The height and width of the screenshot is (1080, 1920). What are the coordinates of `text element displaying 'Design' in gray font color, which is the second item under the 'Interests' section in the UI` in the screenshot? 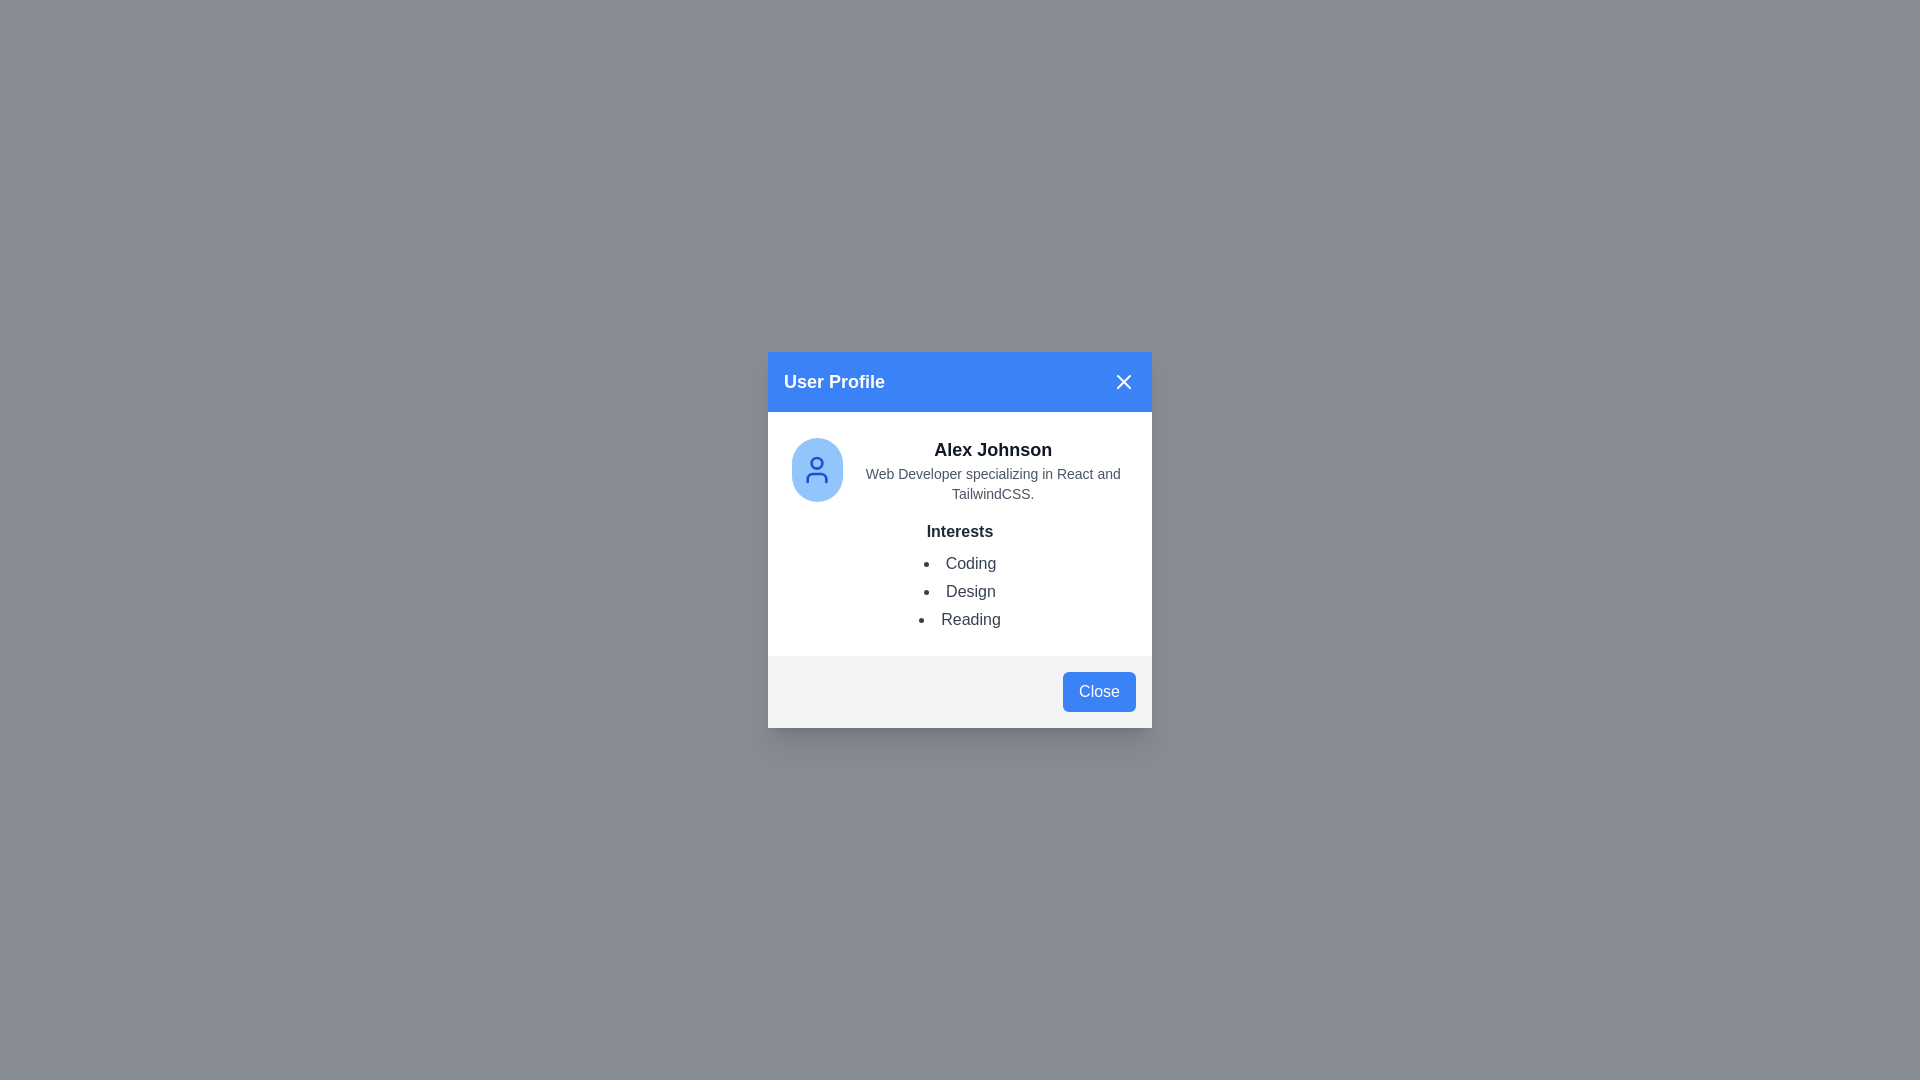 It's located at (960, 590).